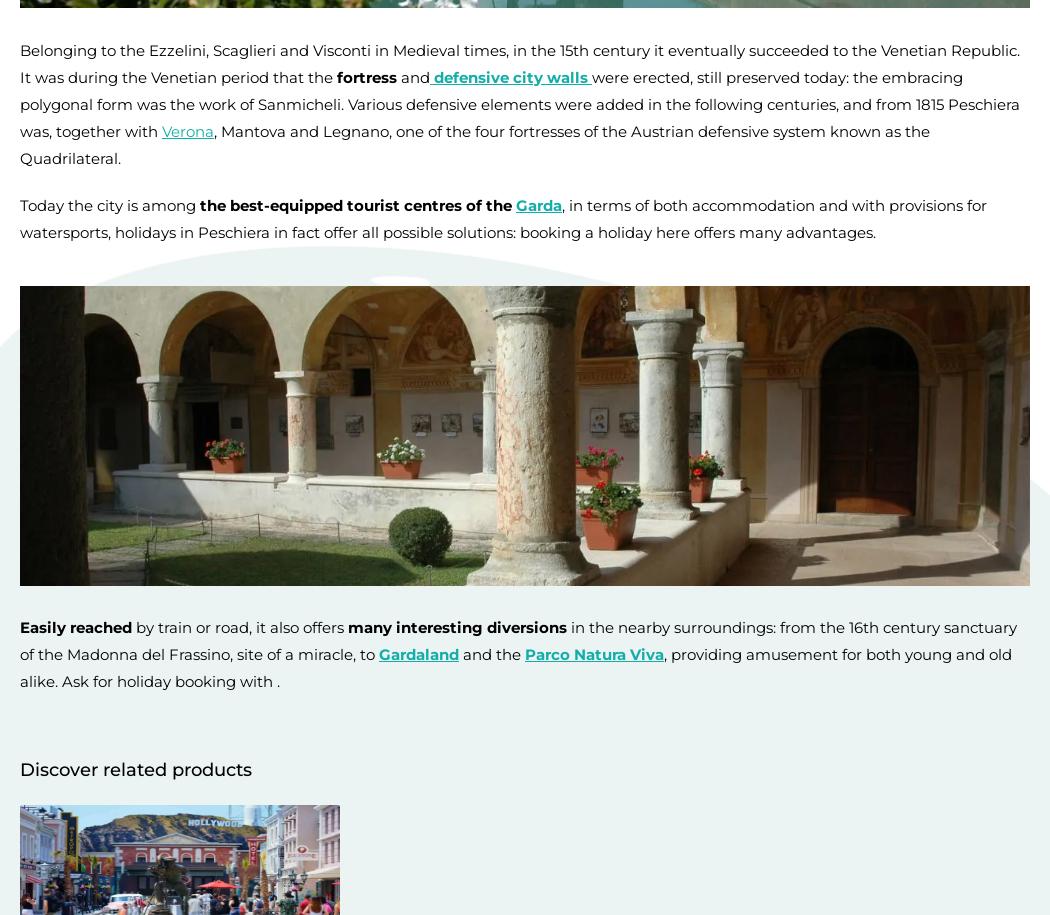  Describe the element at coordinates (58, 373) in the screenshot. I see `'Lake Garda'` at that location.